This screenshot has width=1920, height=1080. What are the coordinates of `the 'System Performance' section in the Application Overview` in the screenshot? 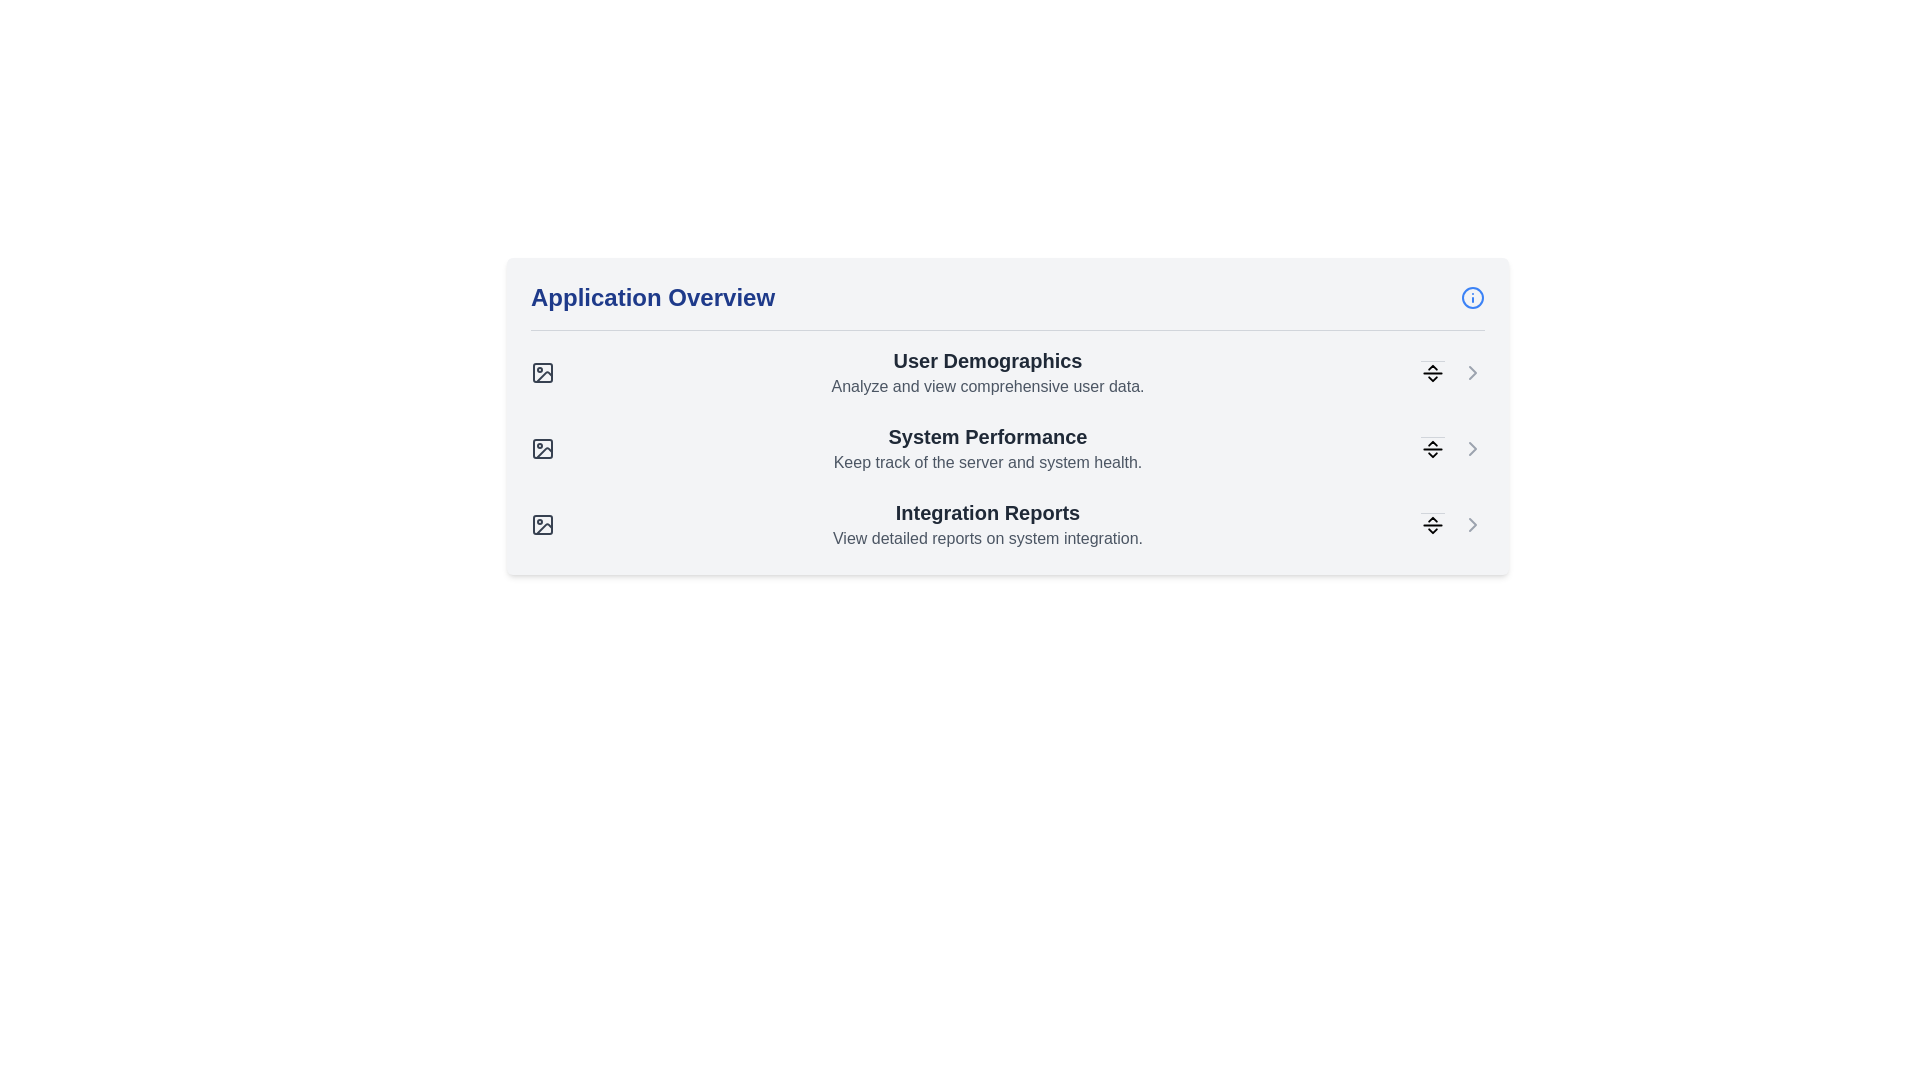 It's located at (1008, 447).